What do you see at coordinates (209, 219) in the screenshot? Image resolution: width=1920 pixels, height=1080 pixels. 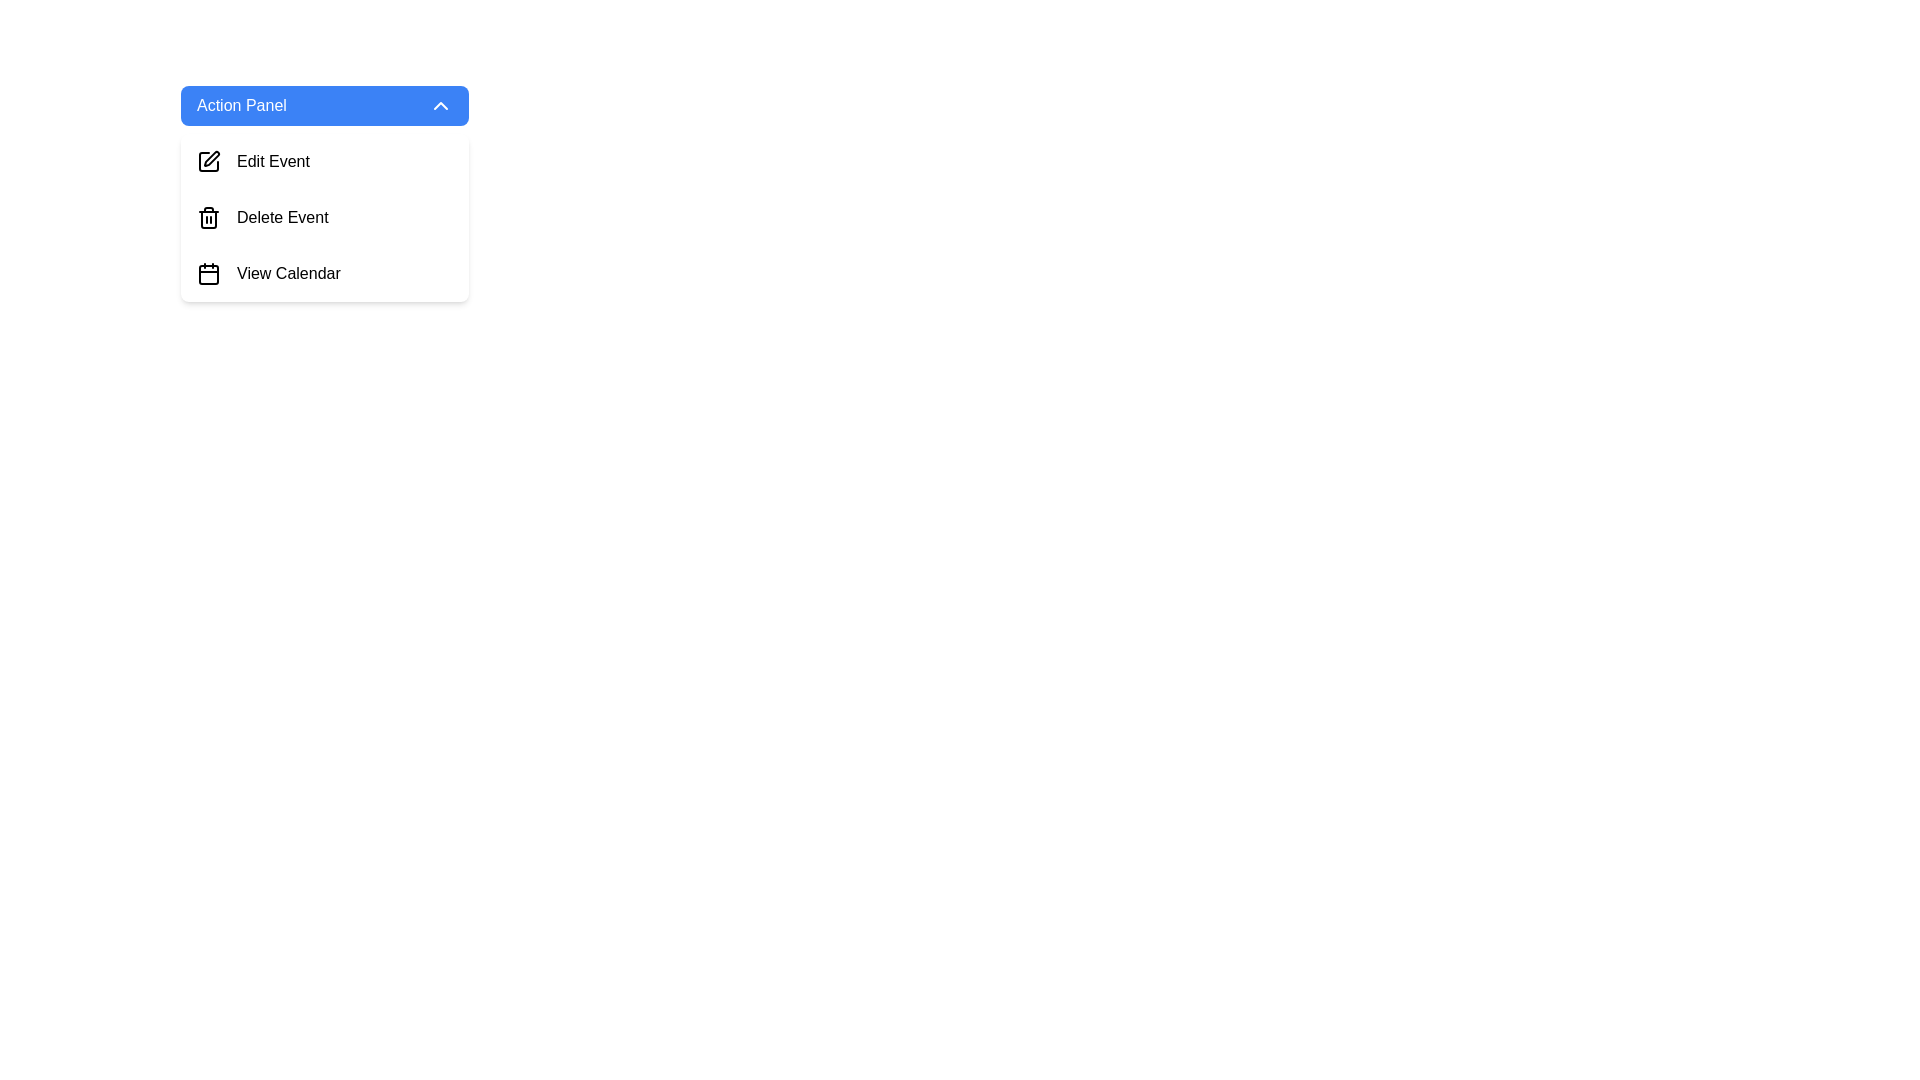 I see `the 'Delete' action icon, represented by a trash bin` at bounding box center [209, 219].